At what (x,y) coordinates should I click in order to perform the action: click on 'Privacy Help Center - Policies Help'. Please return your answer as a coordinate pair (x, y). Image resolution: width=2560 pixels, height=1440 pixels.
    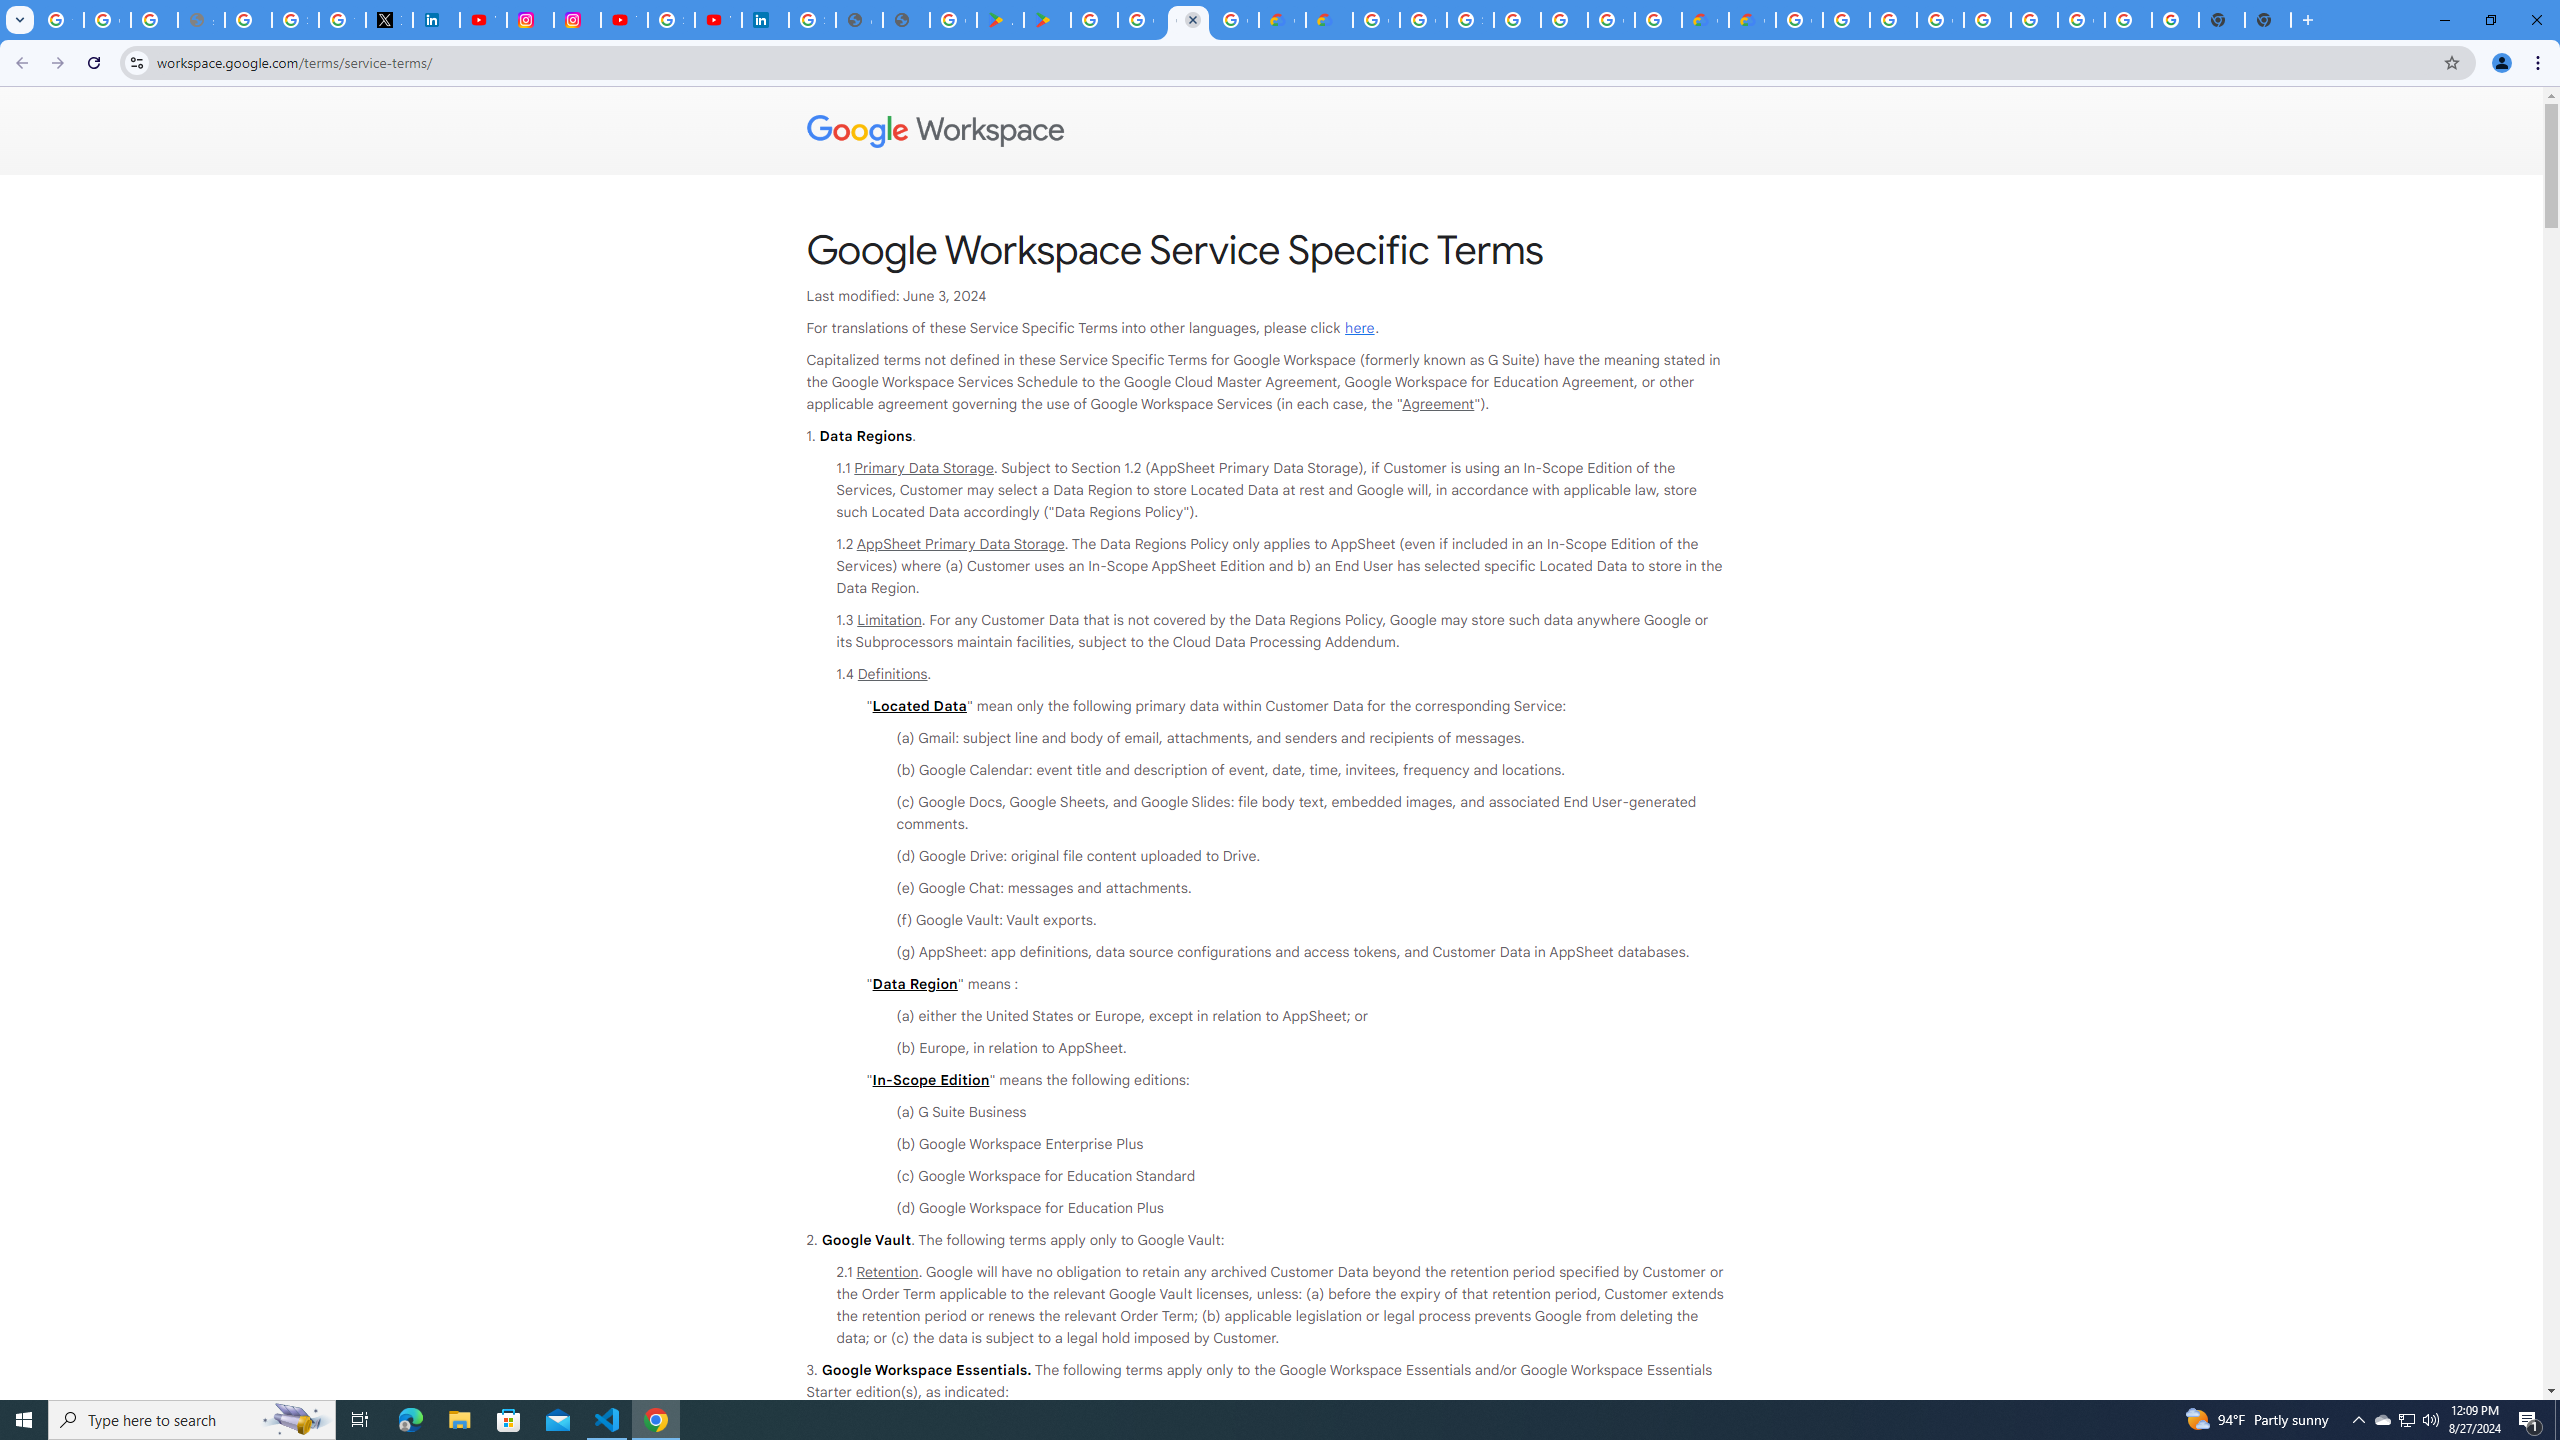
    Looking at the image, I should click on (248, 19).